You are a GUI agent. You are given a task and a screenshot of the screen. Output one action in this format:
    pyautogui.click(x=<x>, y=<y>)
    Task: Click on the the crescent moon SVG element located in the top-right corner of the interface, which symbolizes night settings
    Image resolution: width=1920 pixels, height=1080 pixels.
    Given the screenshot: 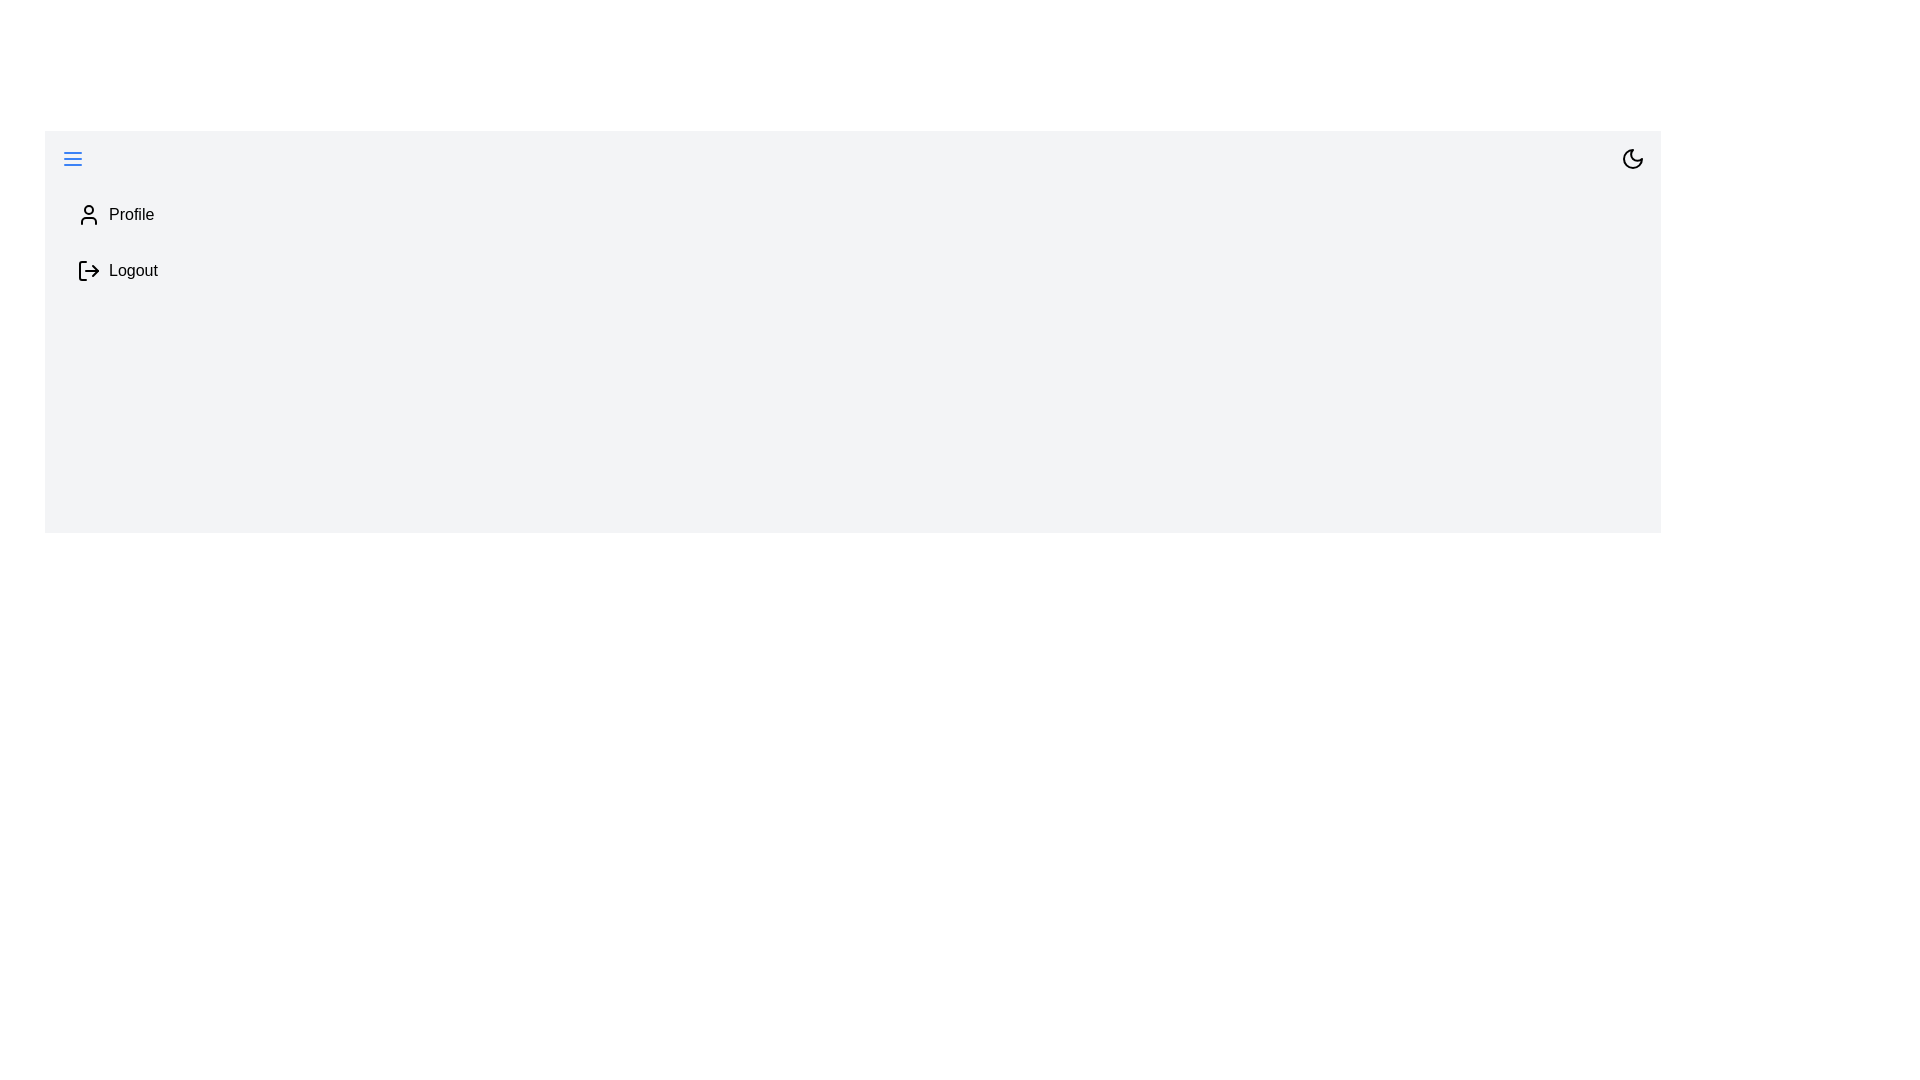 What is the action you would take?
    pyautogui.click(x=1632, y=157)
    